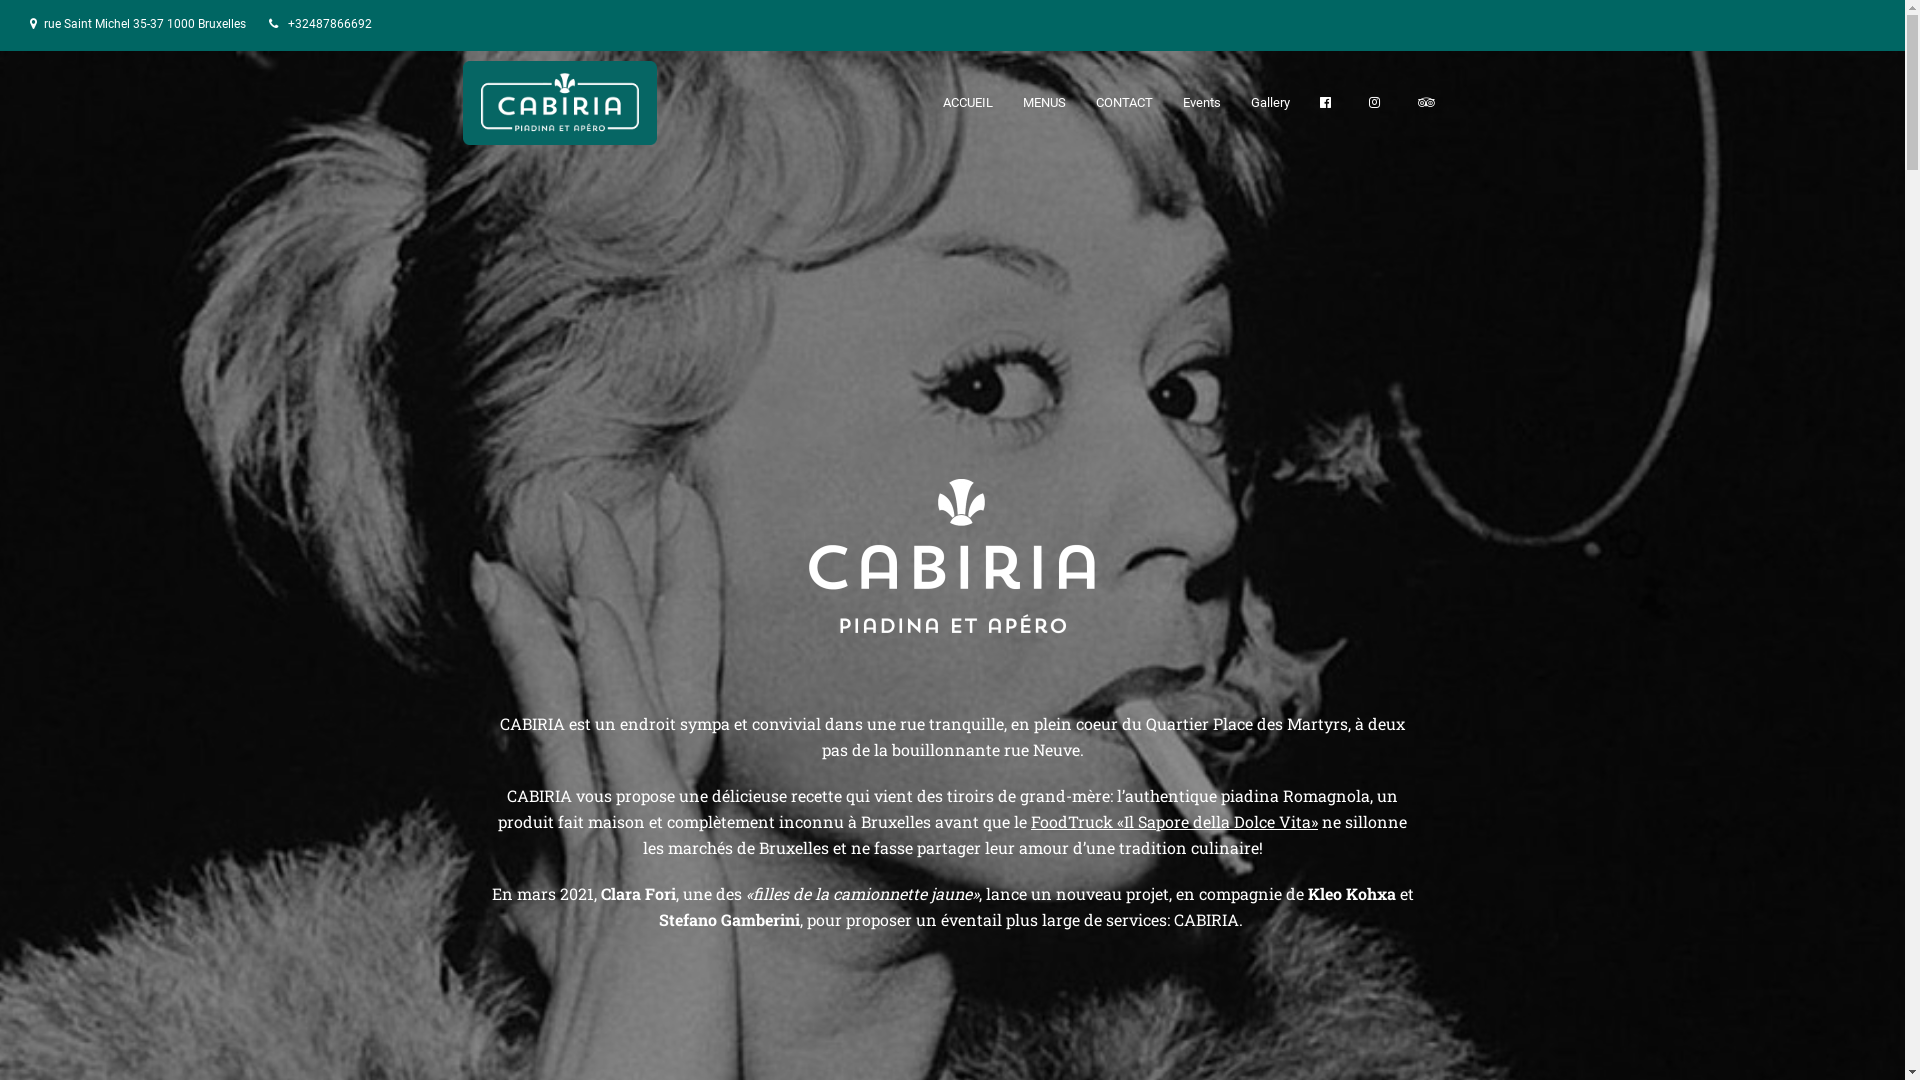  What do you see at coordinates (1200, 103) in the screenshot?
I see `'Events'` at bounding box center [1200, 103].